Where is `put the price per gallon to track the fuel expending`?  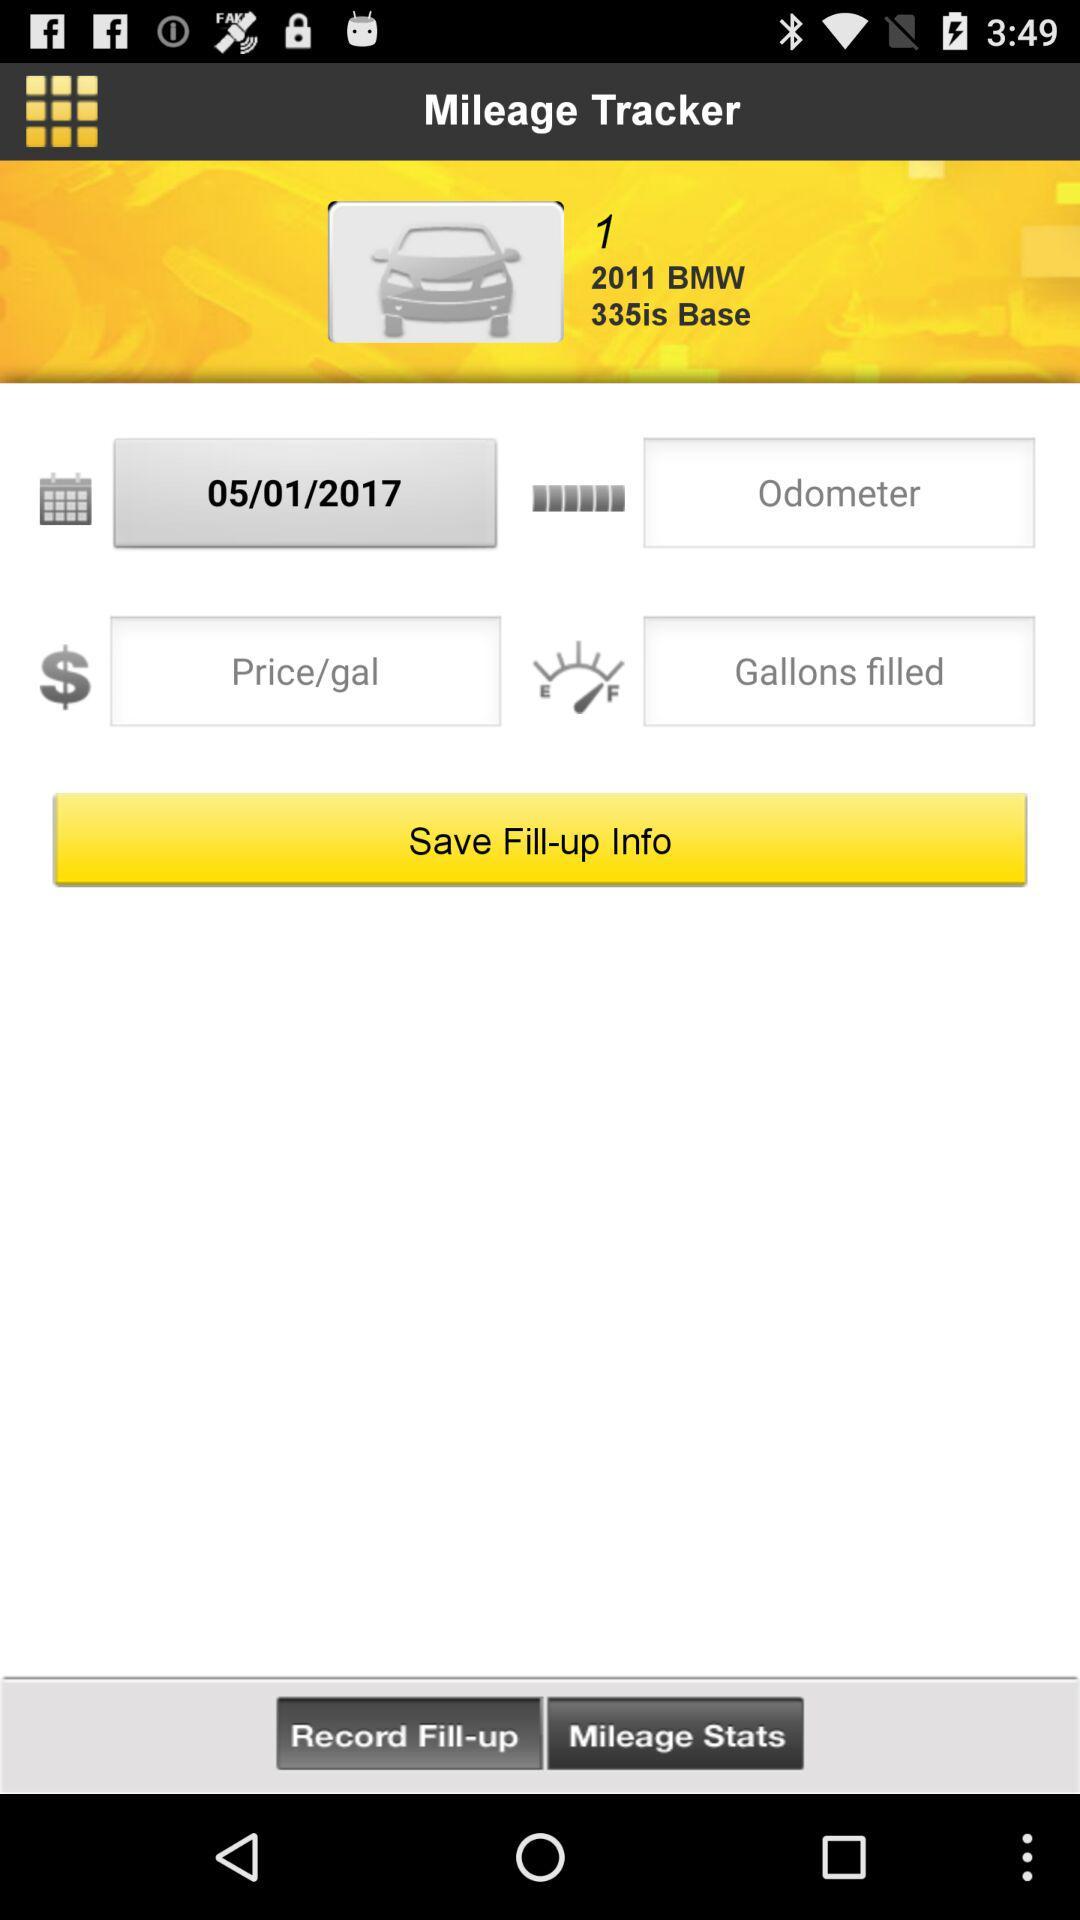 put the price per gallon to track the fuel expending is located at coordinates (305, 677).